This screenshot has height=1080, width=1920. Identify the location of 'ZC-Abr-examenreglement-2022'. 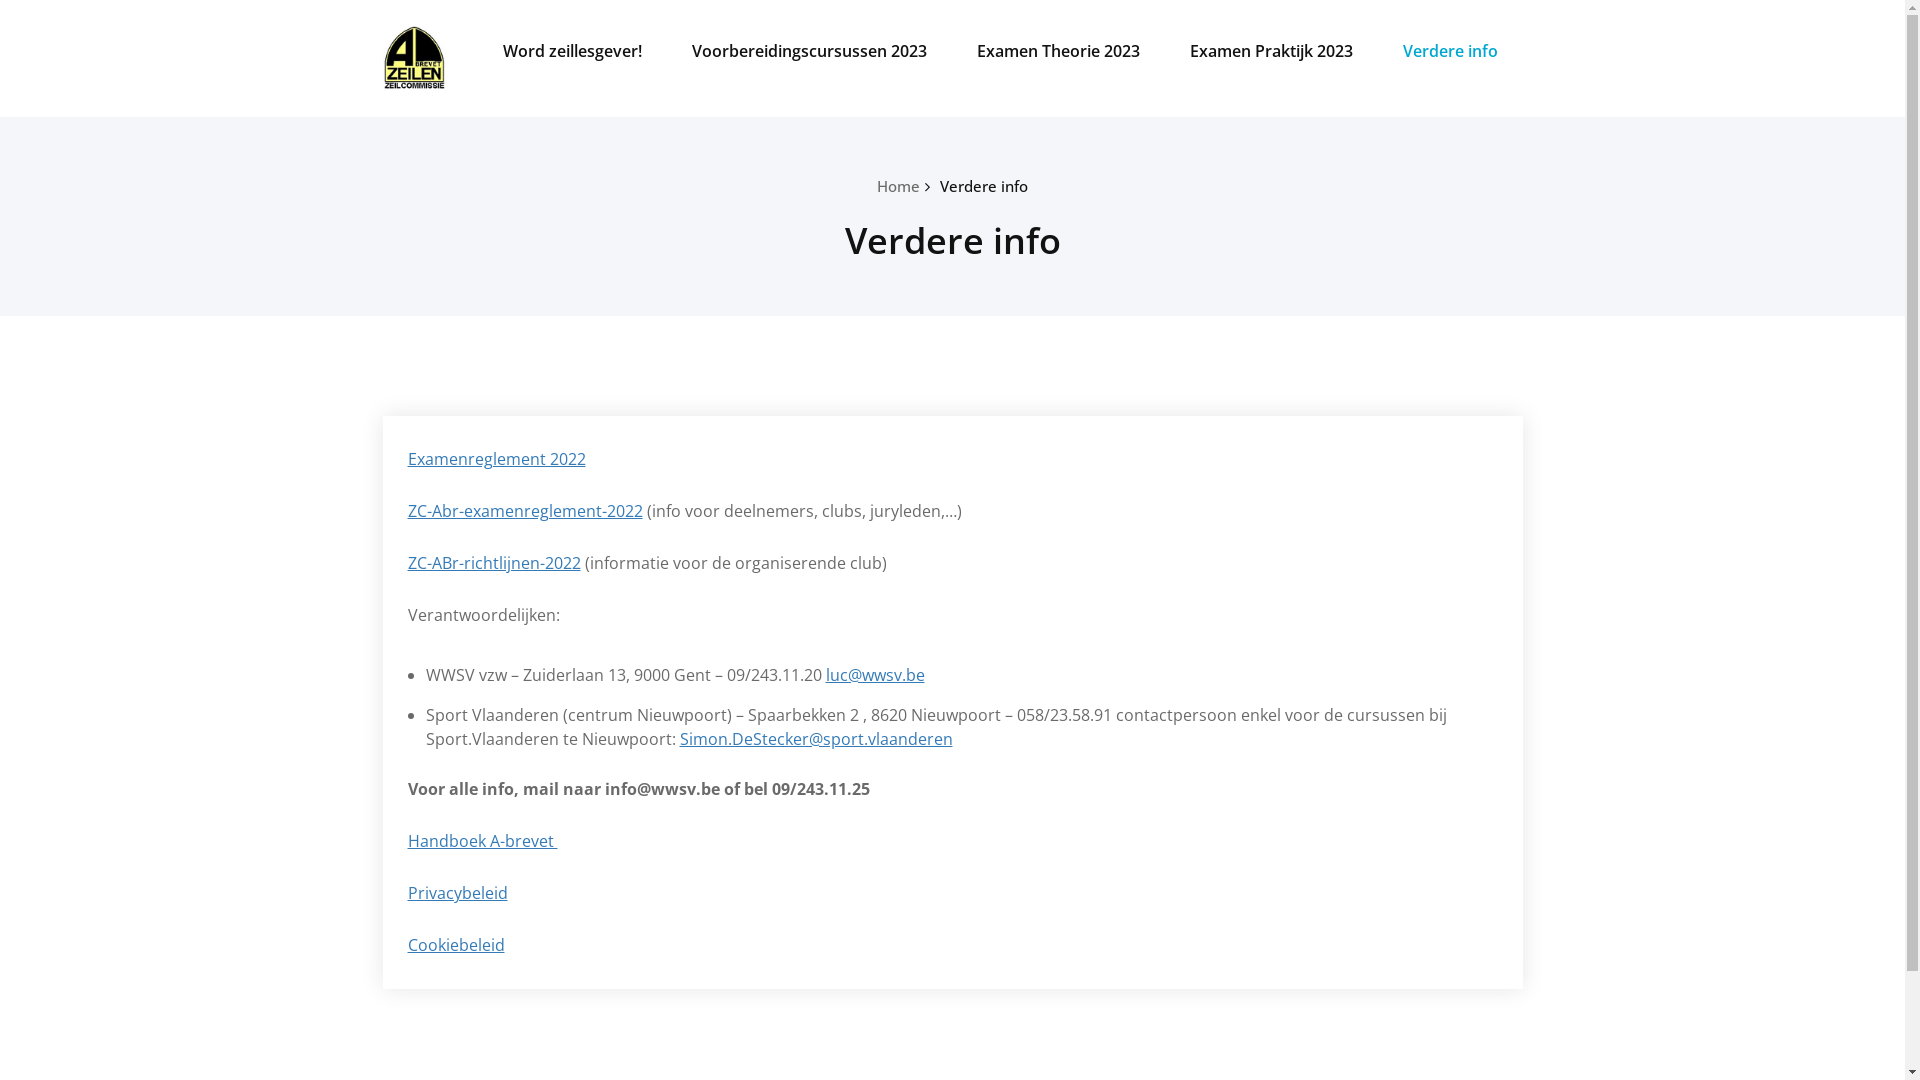
(407, 509).